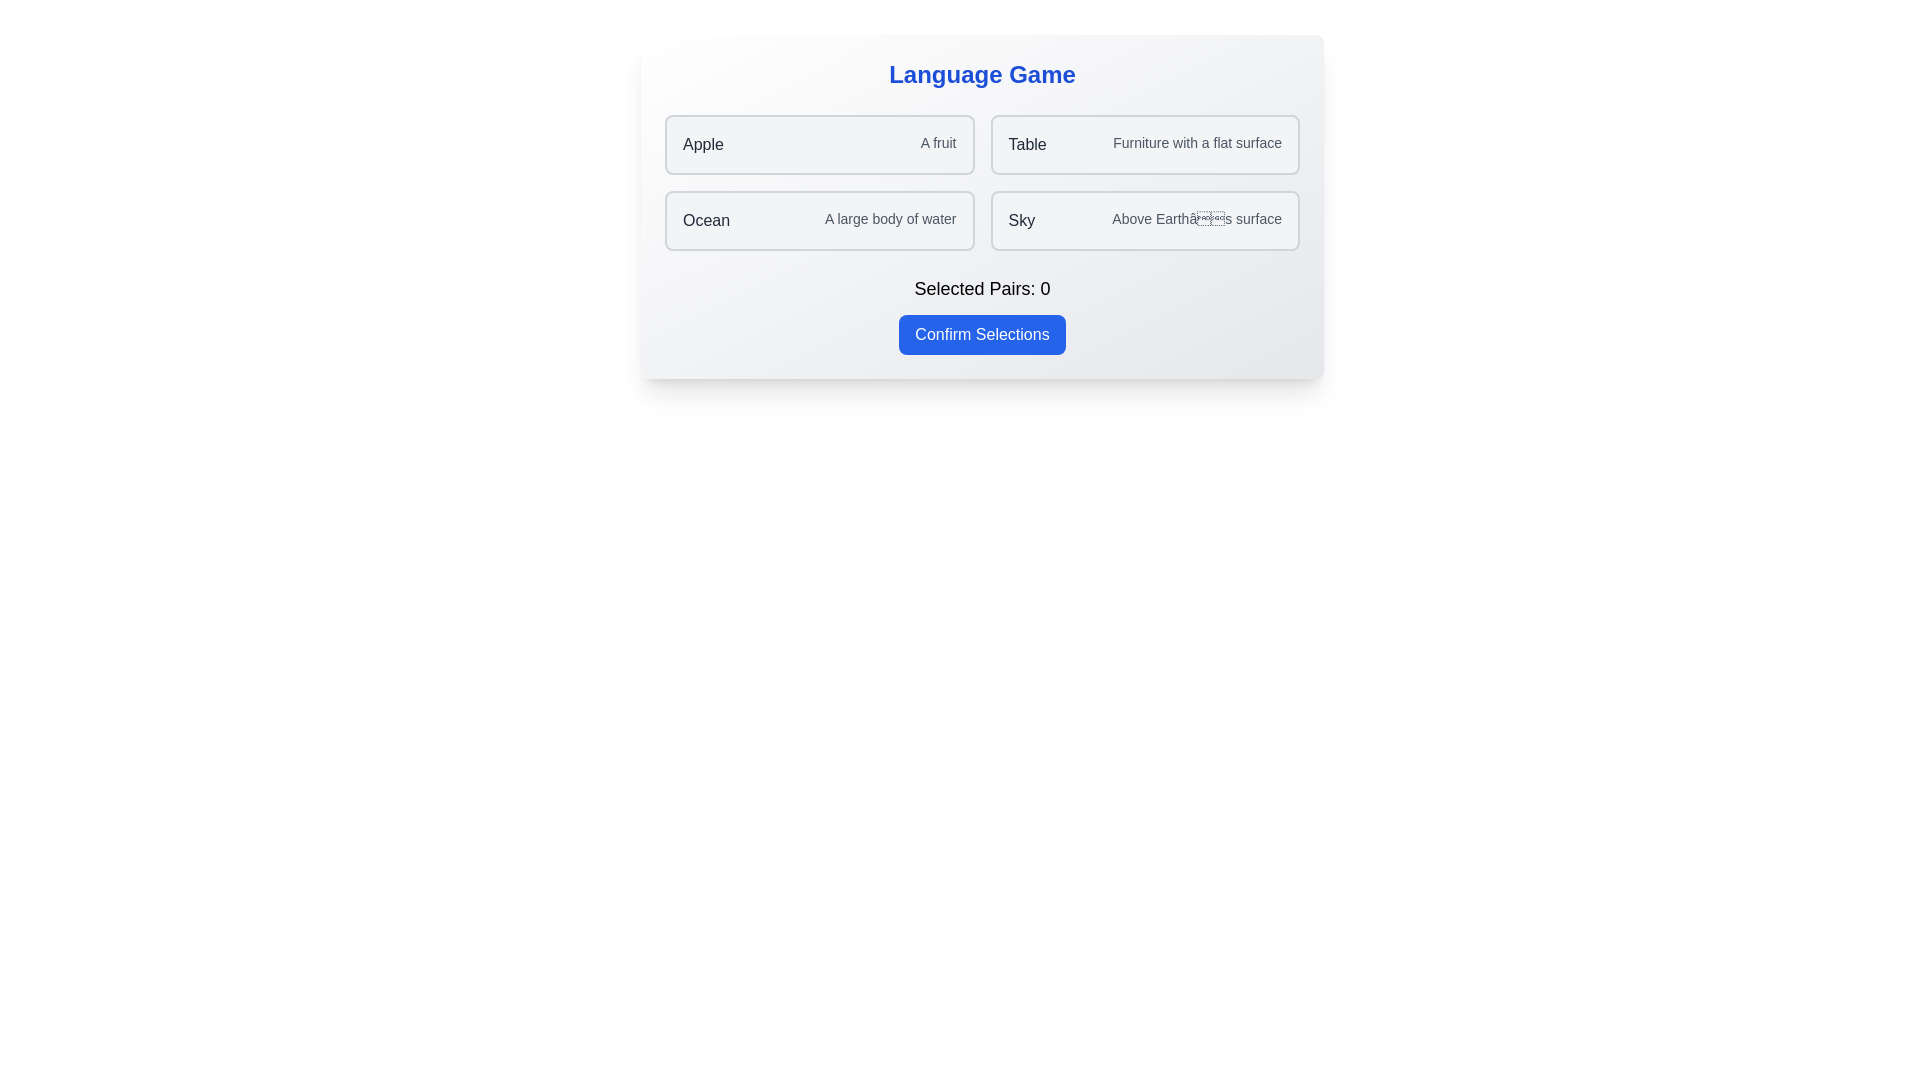  Describe the element at coordinates (819, 144) in the screenshot. I see `the word-definition pair Apple - A fruit` at that location.